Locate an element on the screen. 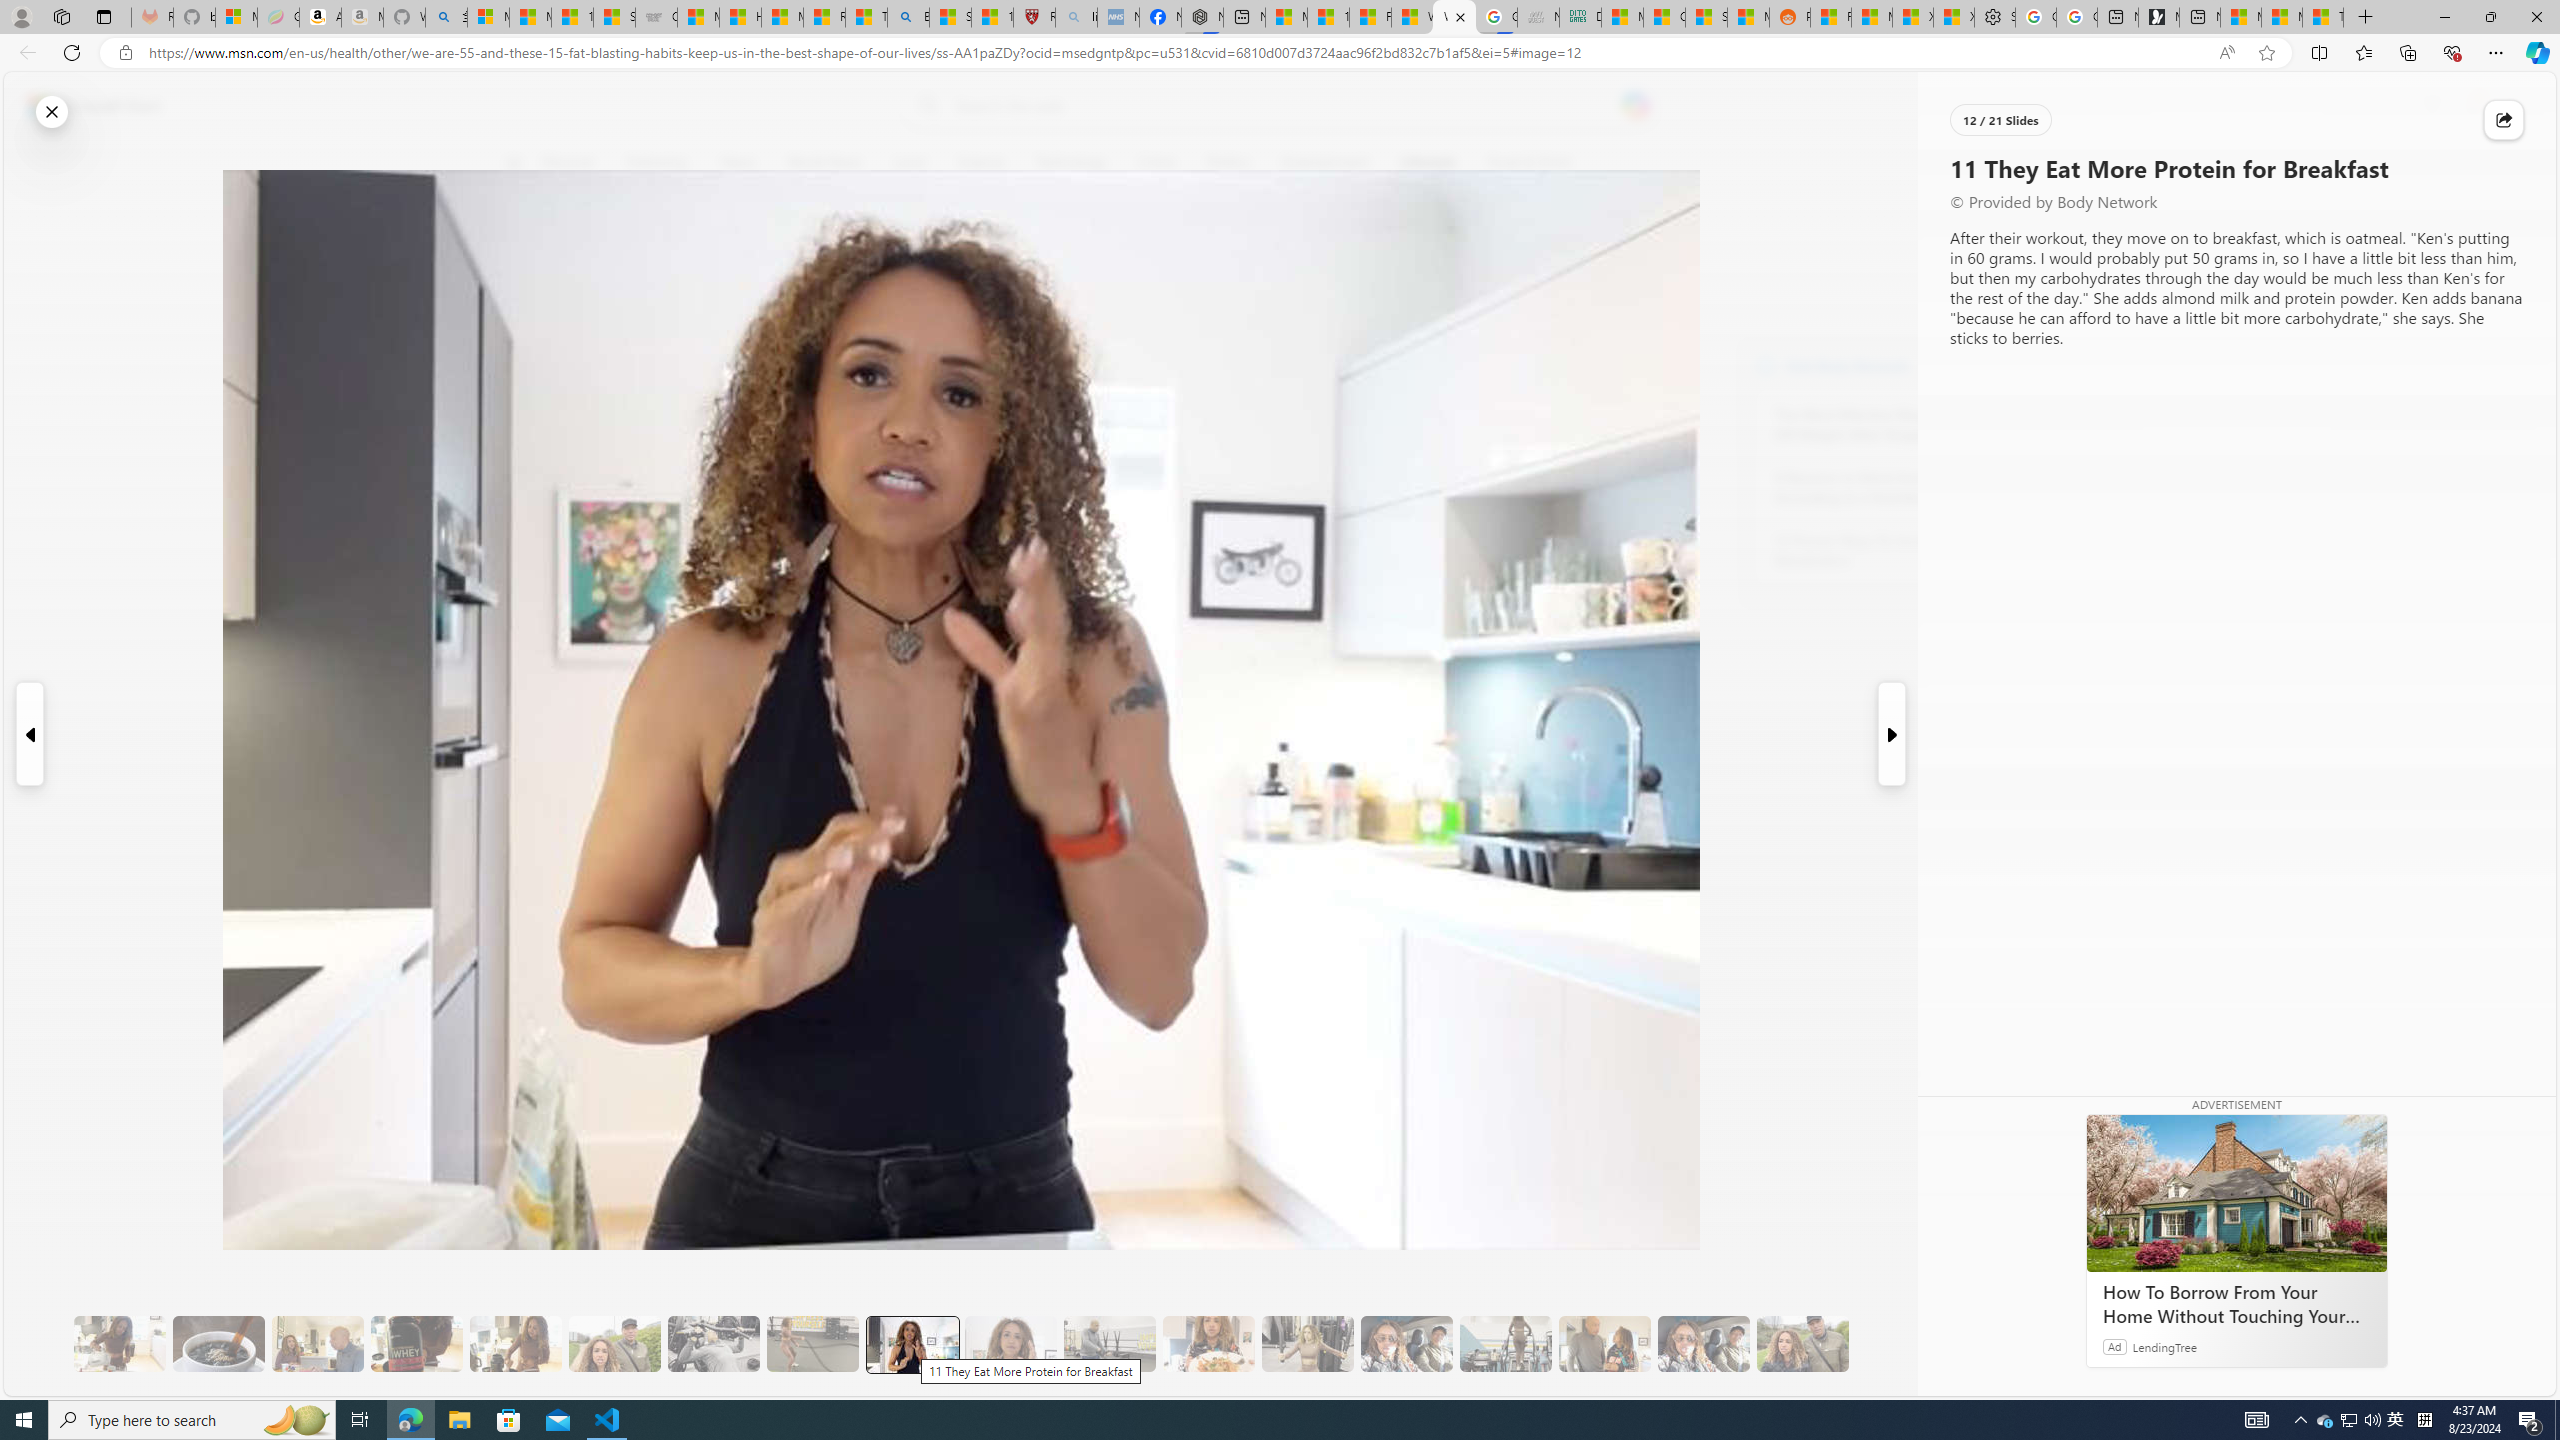 This screenshot has width=2560, height=1440. 'Class: at-item immersive' is located at coordinates (2502, 119).